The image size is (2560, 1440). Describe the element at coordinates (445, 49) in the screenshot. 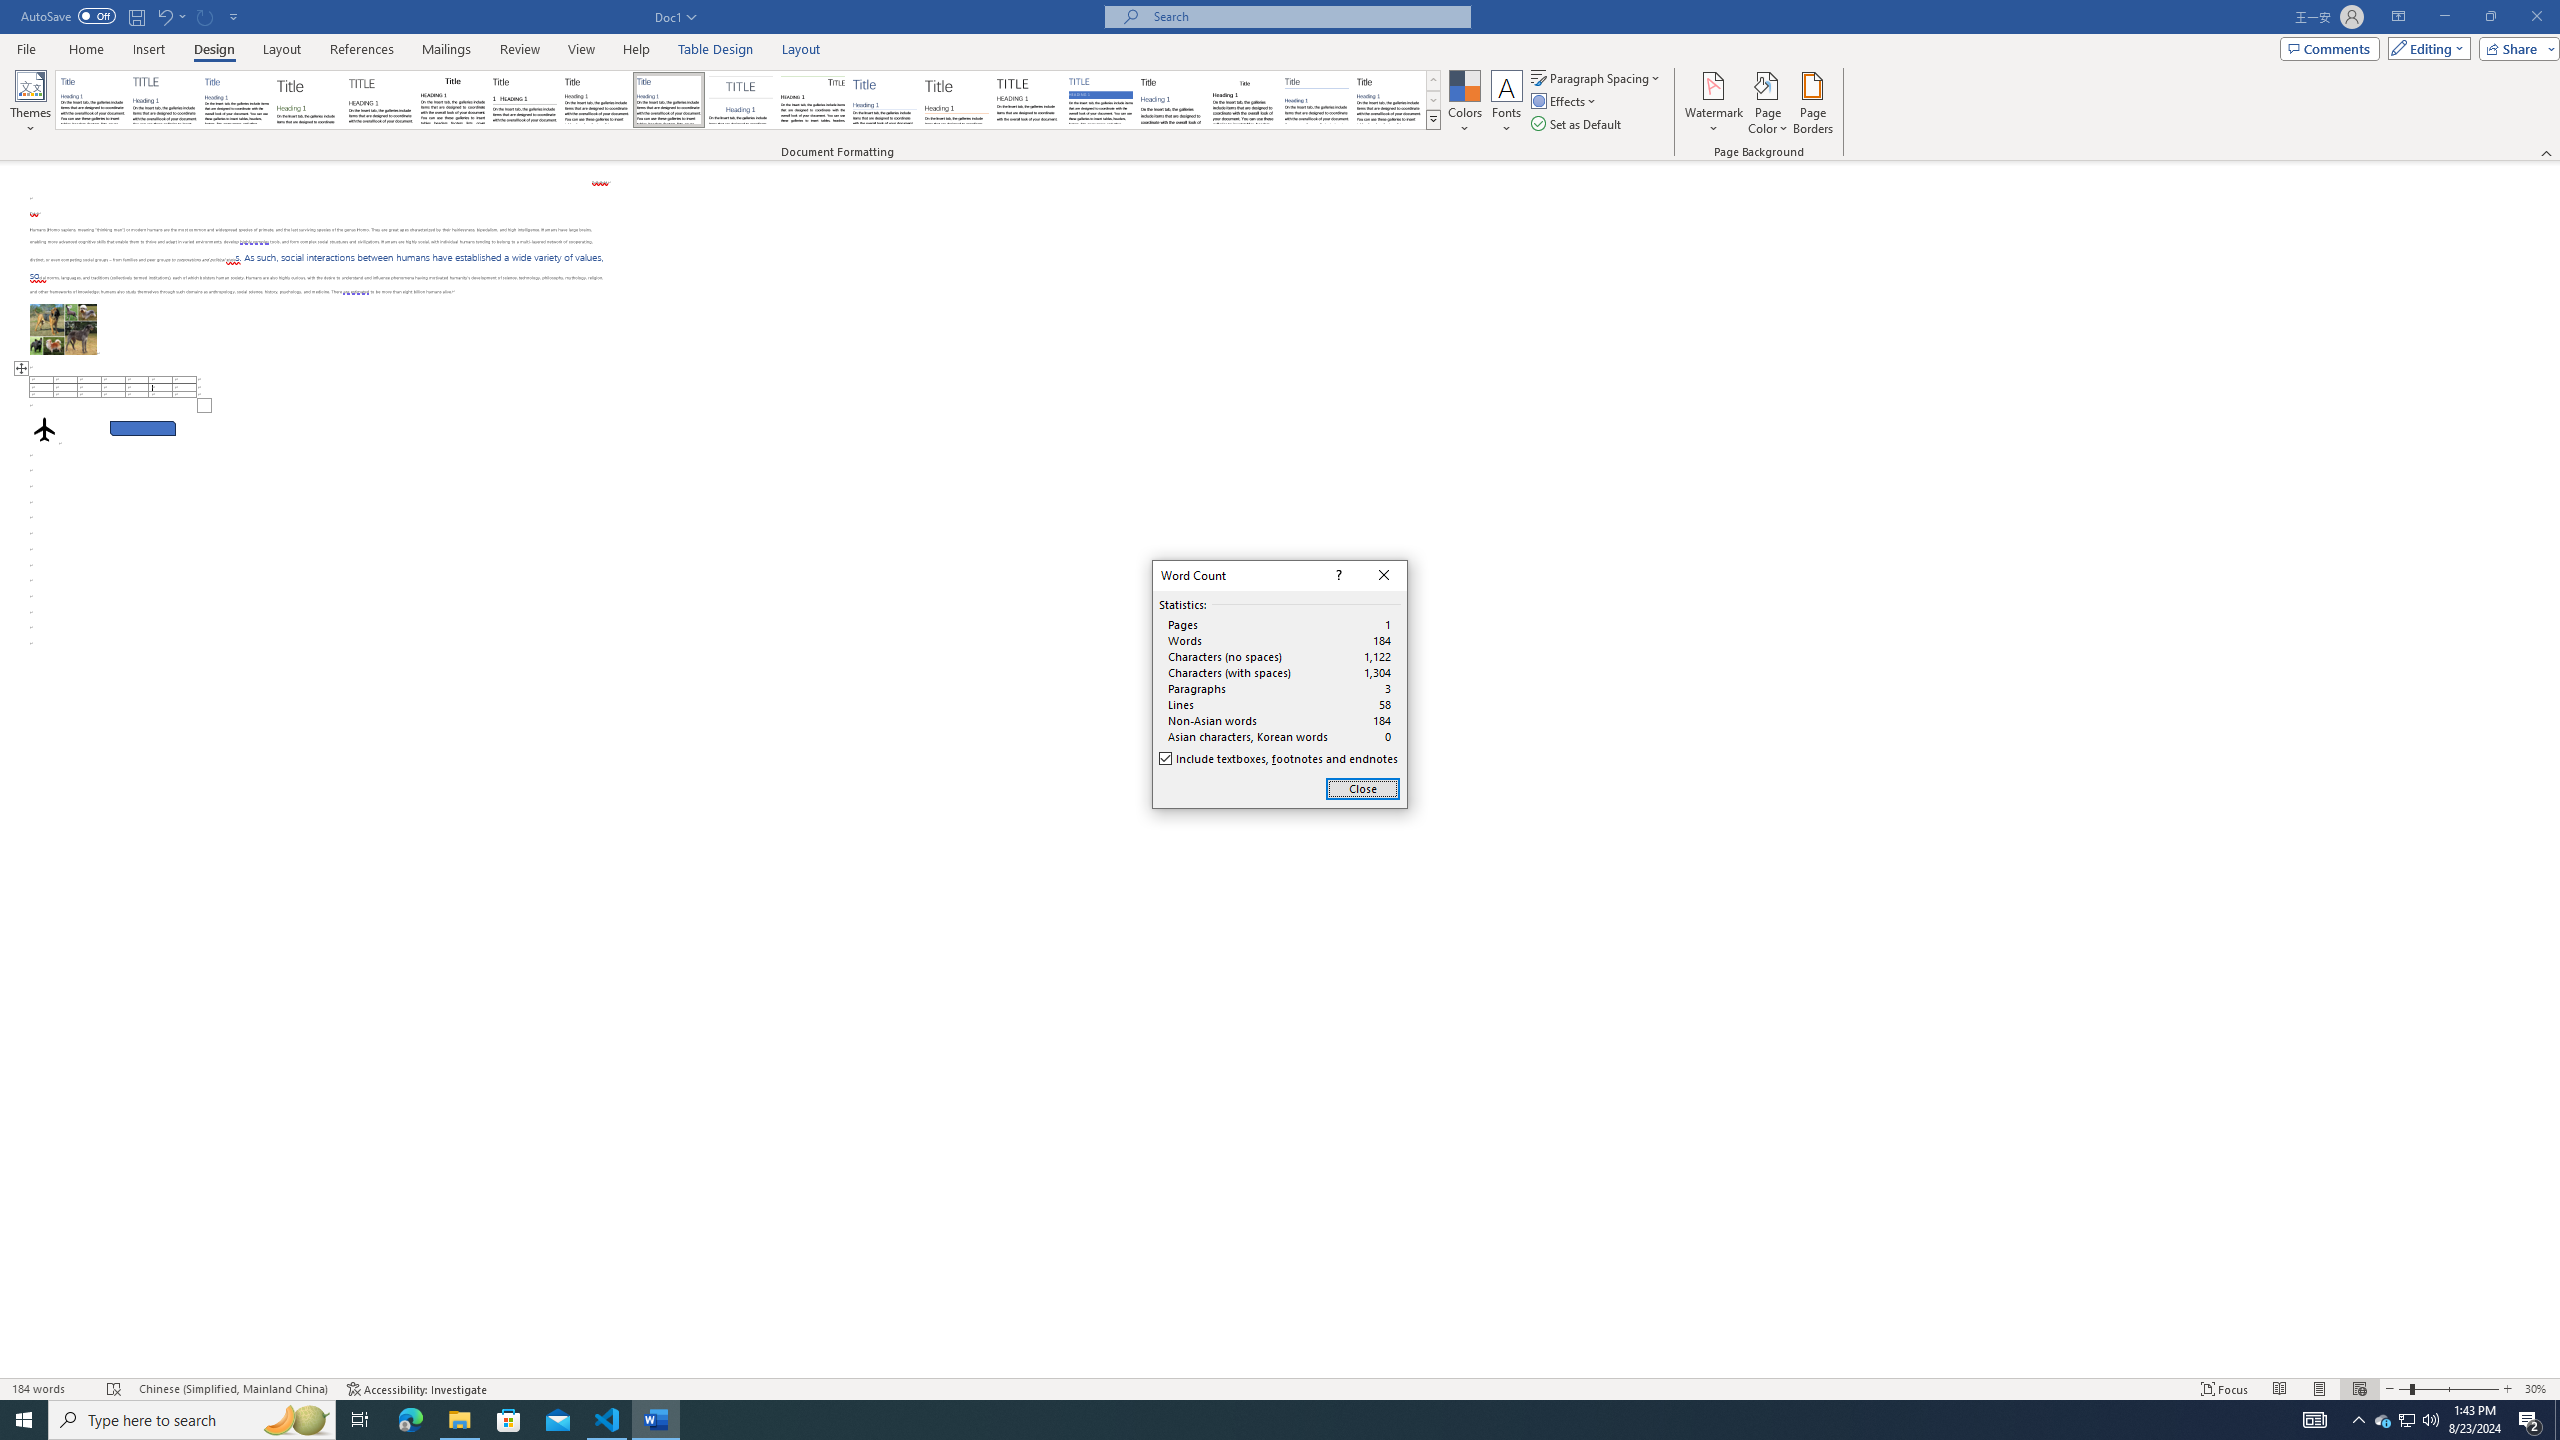

I see `'Mailings'` at that location.